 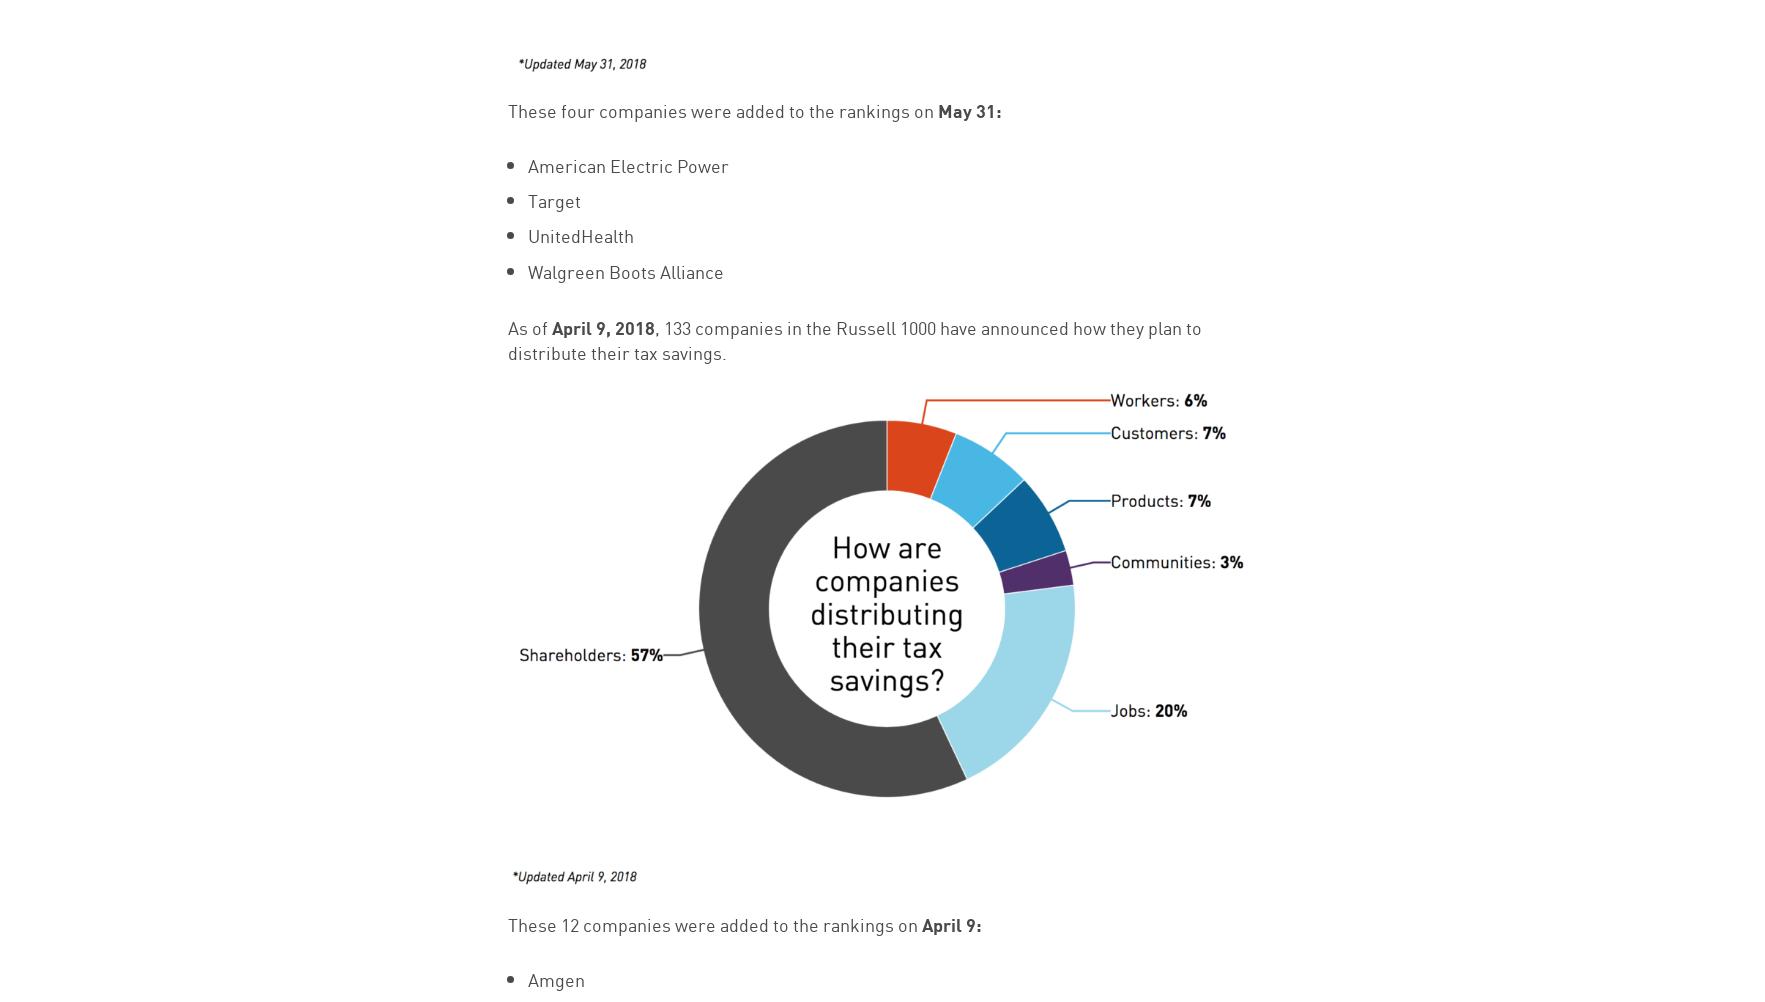 I want to click on 'Amgen', so click(x=526, y=976).